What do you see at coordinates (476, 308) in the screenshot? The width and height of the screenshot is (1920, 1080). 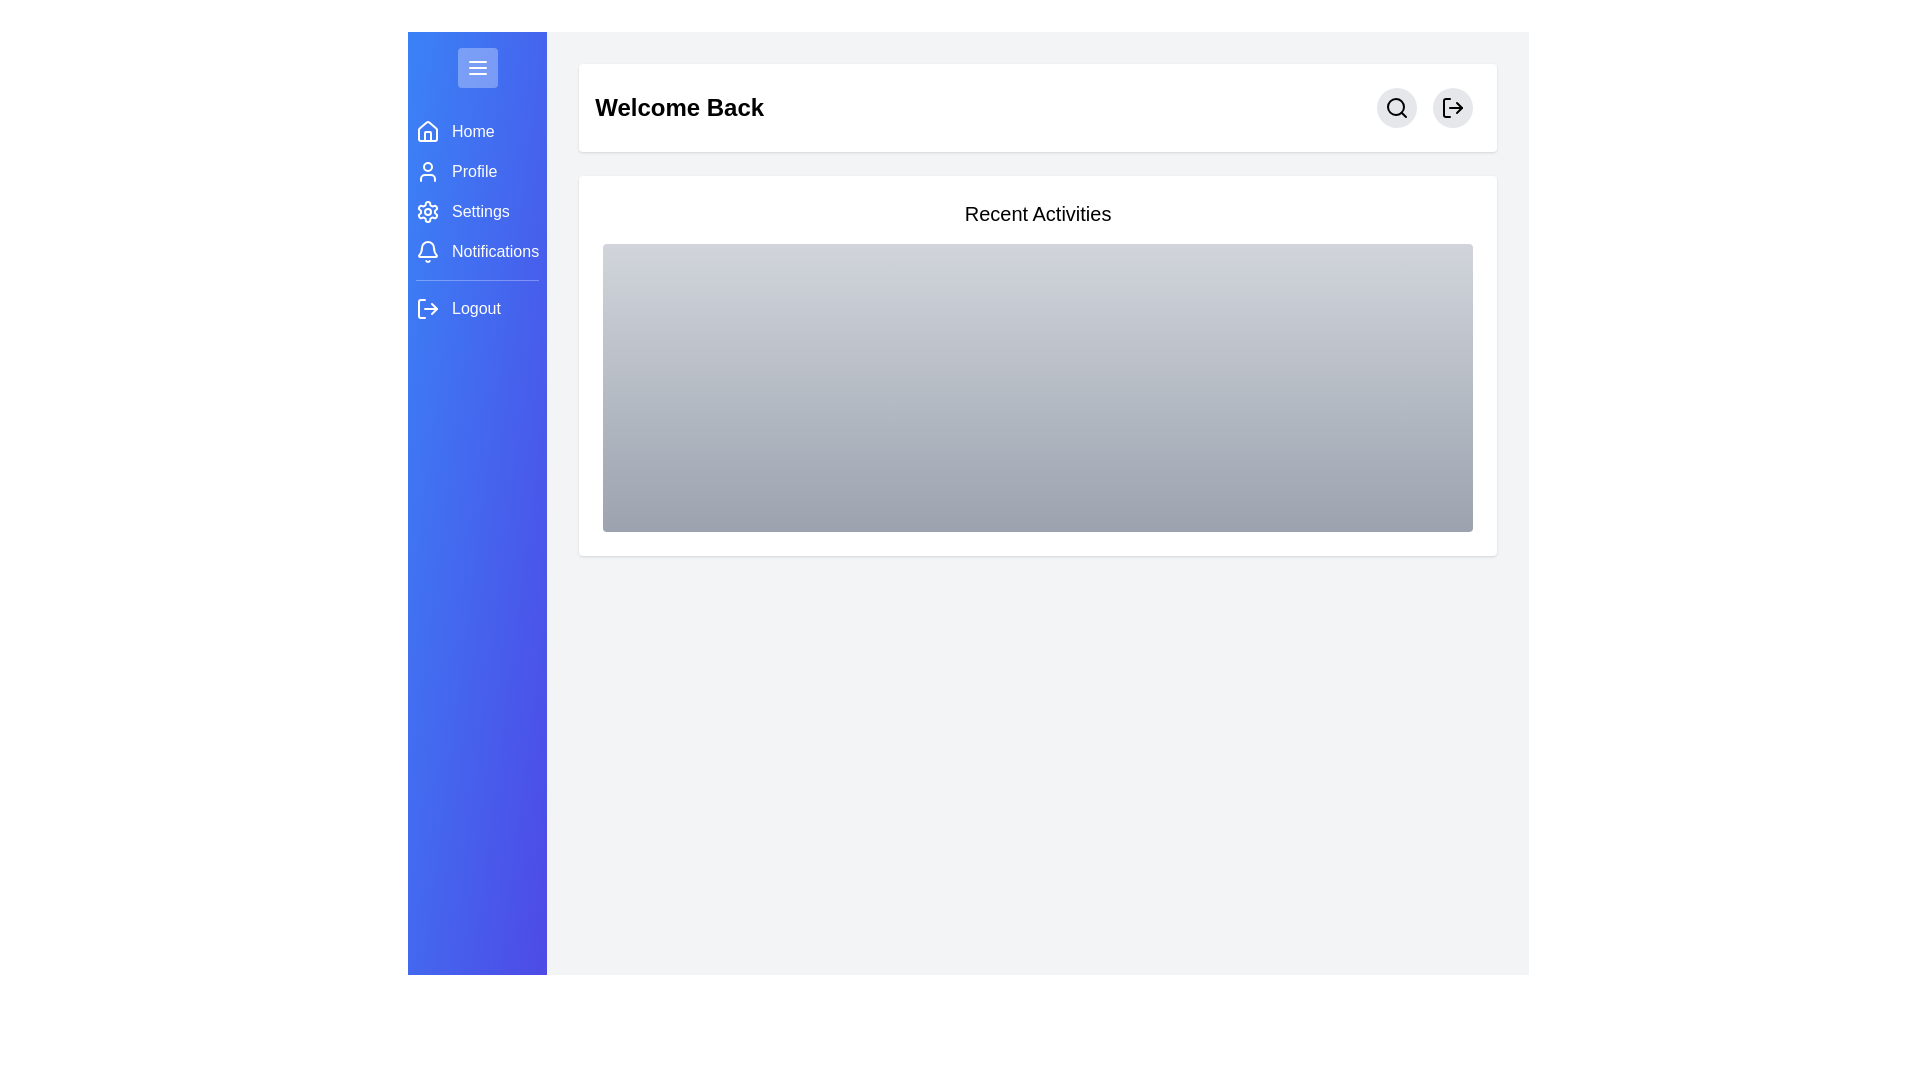 I see `the logout button located at the bottom of the vertical menu panel on the left side of the interface` at bounding box center [476, 308].